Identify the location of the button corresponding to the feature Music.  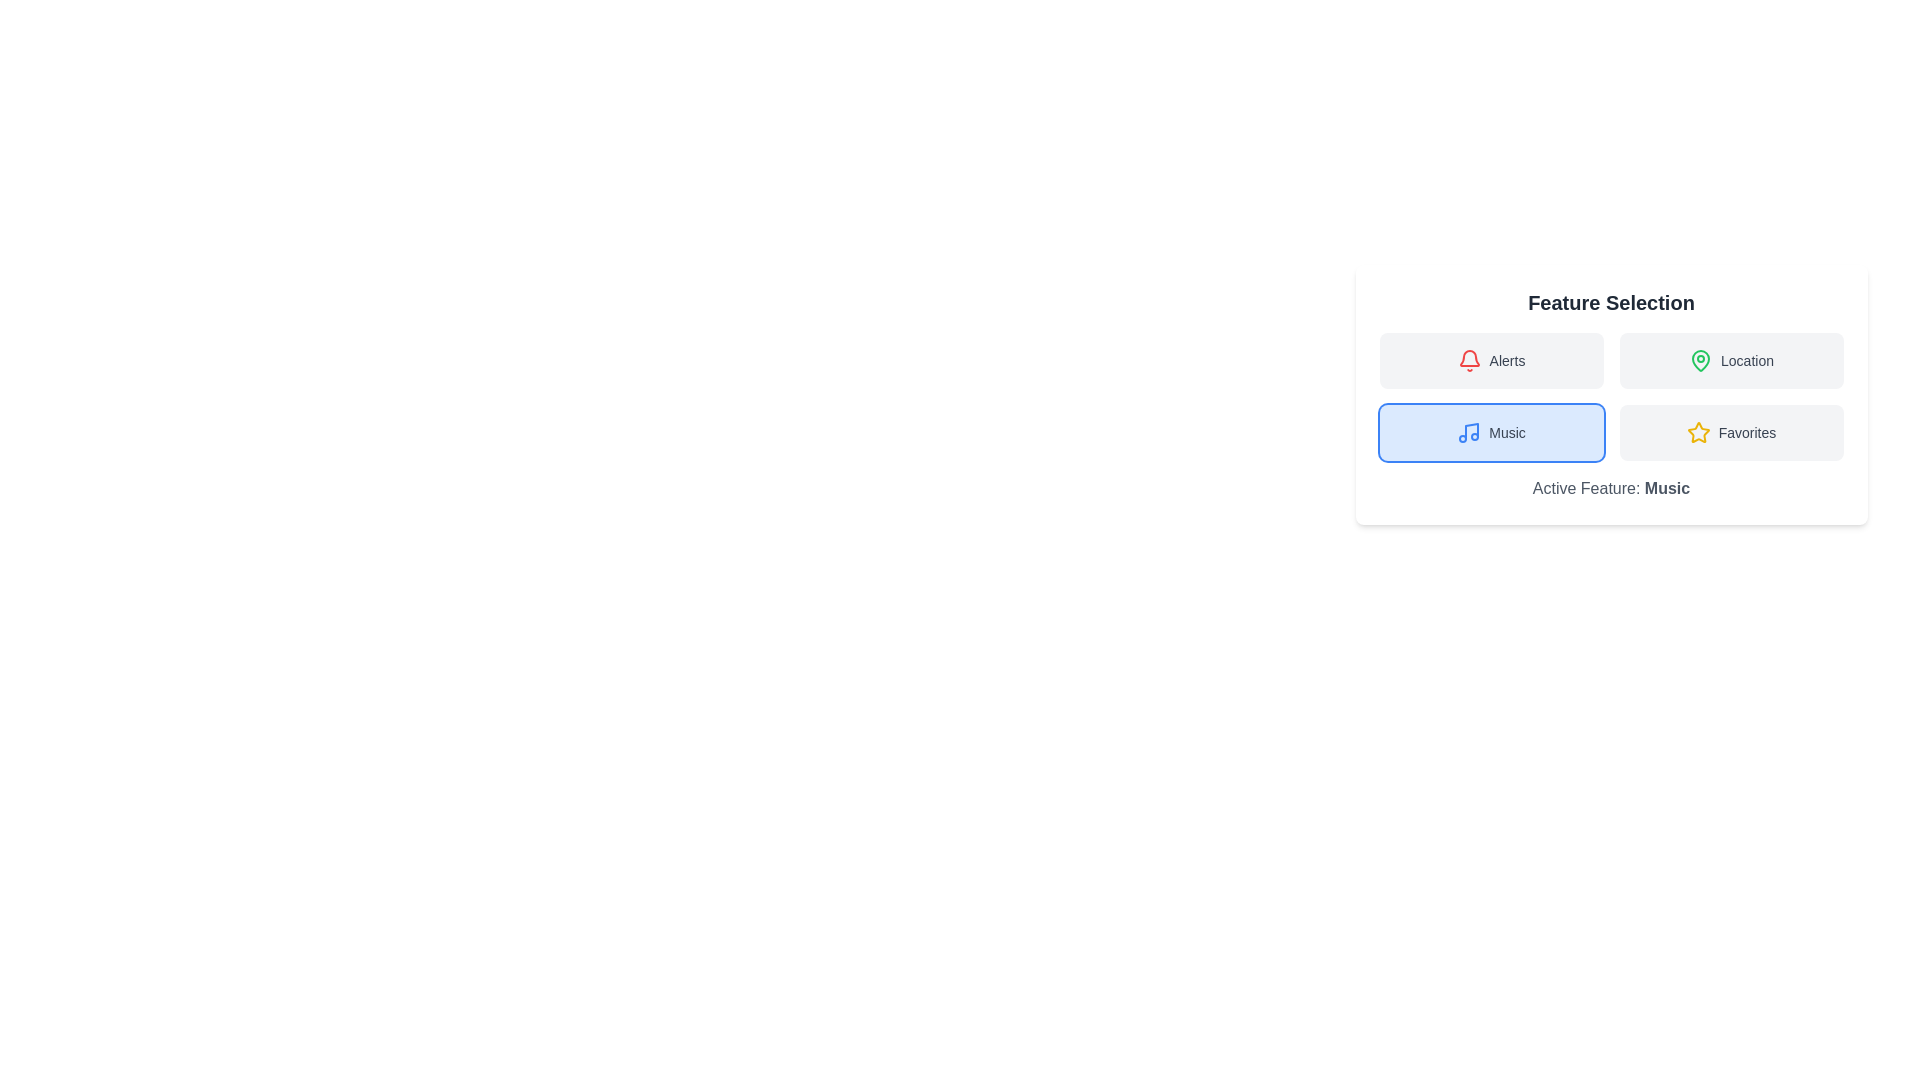
(1491, 431).